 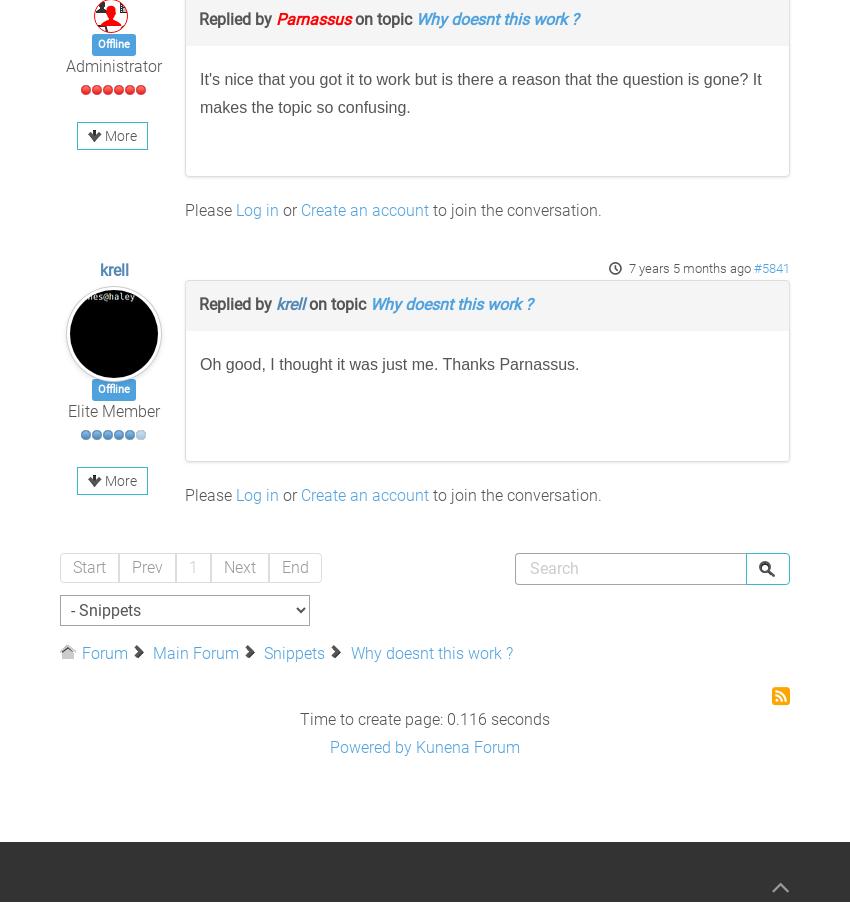 I want to click on 'Oh good, I thought it was just me. Thanks Parnassus.', so click(x=389, y=364).